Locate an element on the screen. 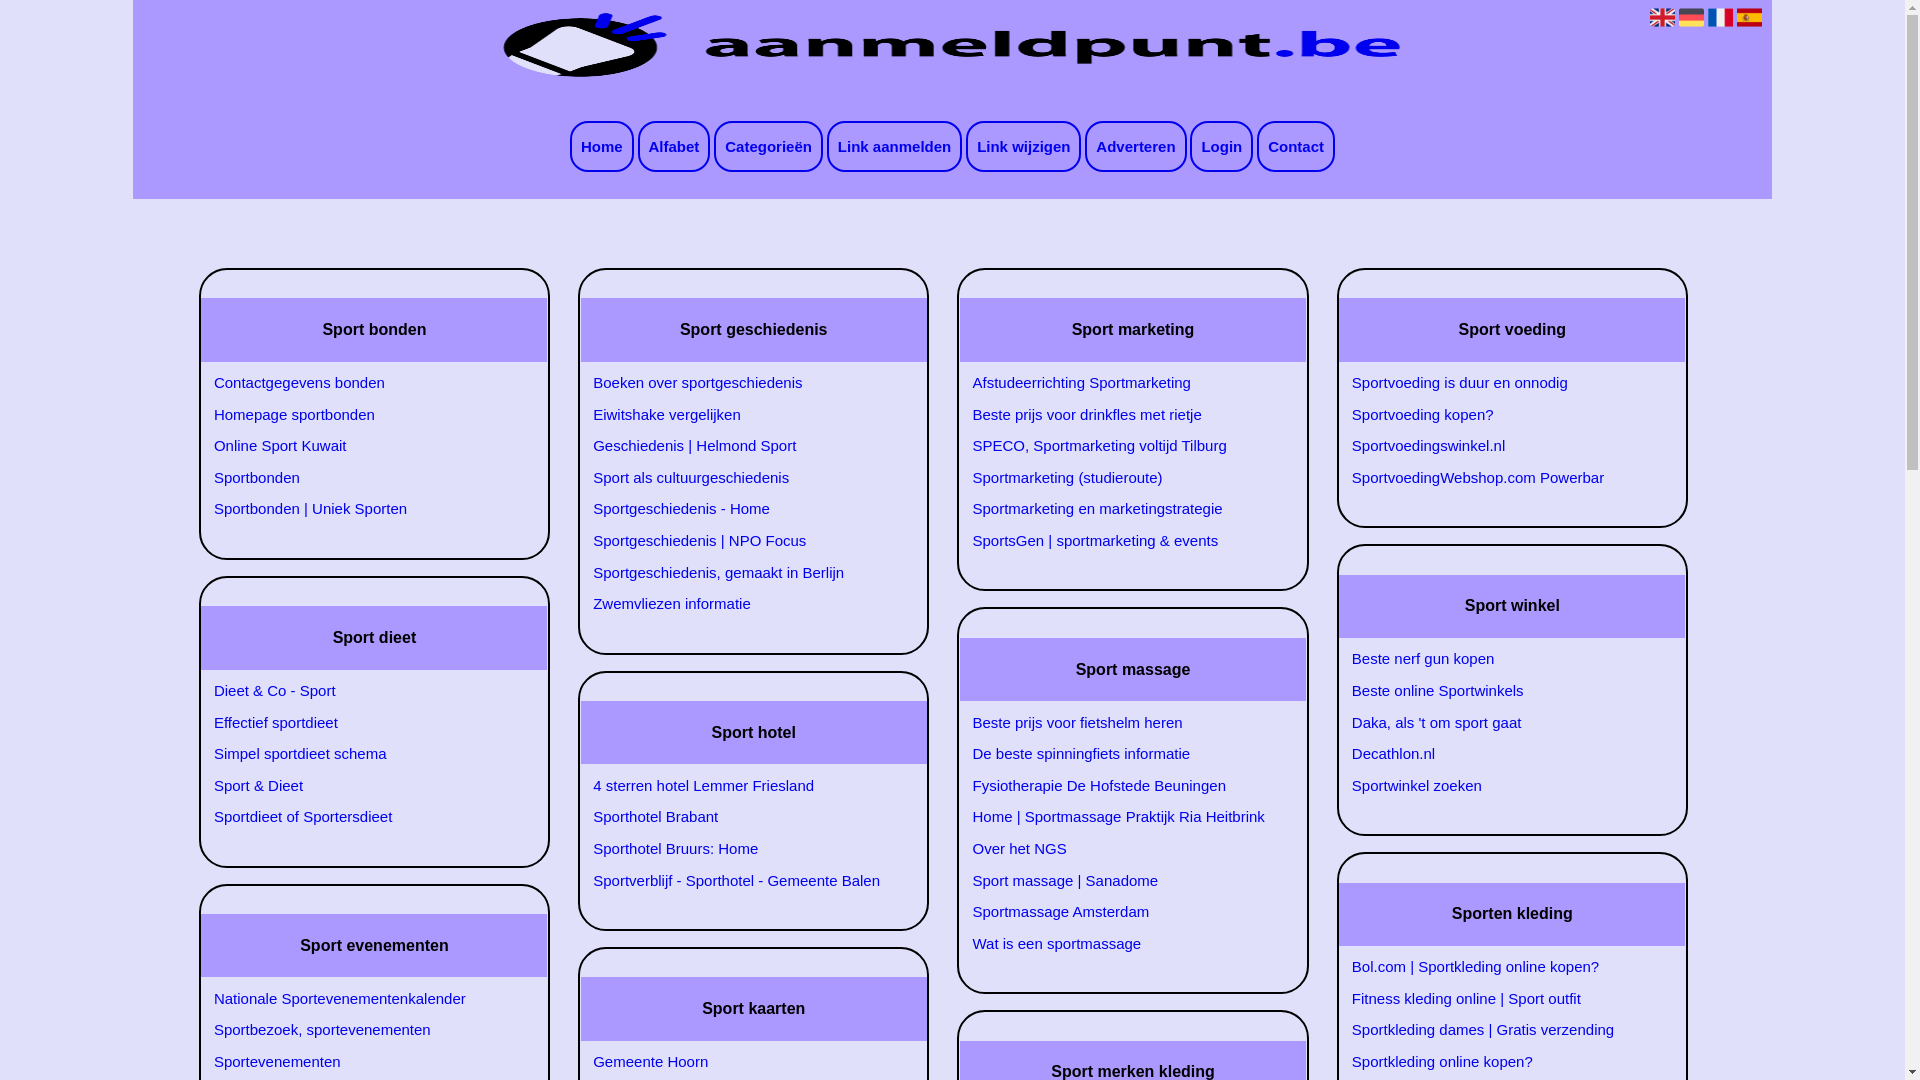  'Sportbezoek, sportevenementen' is located at coordinates (363, 1029).